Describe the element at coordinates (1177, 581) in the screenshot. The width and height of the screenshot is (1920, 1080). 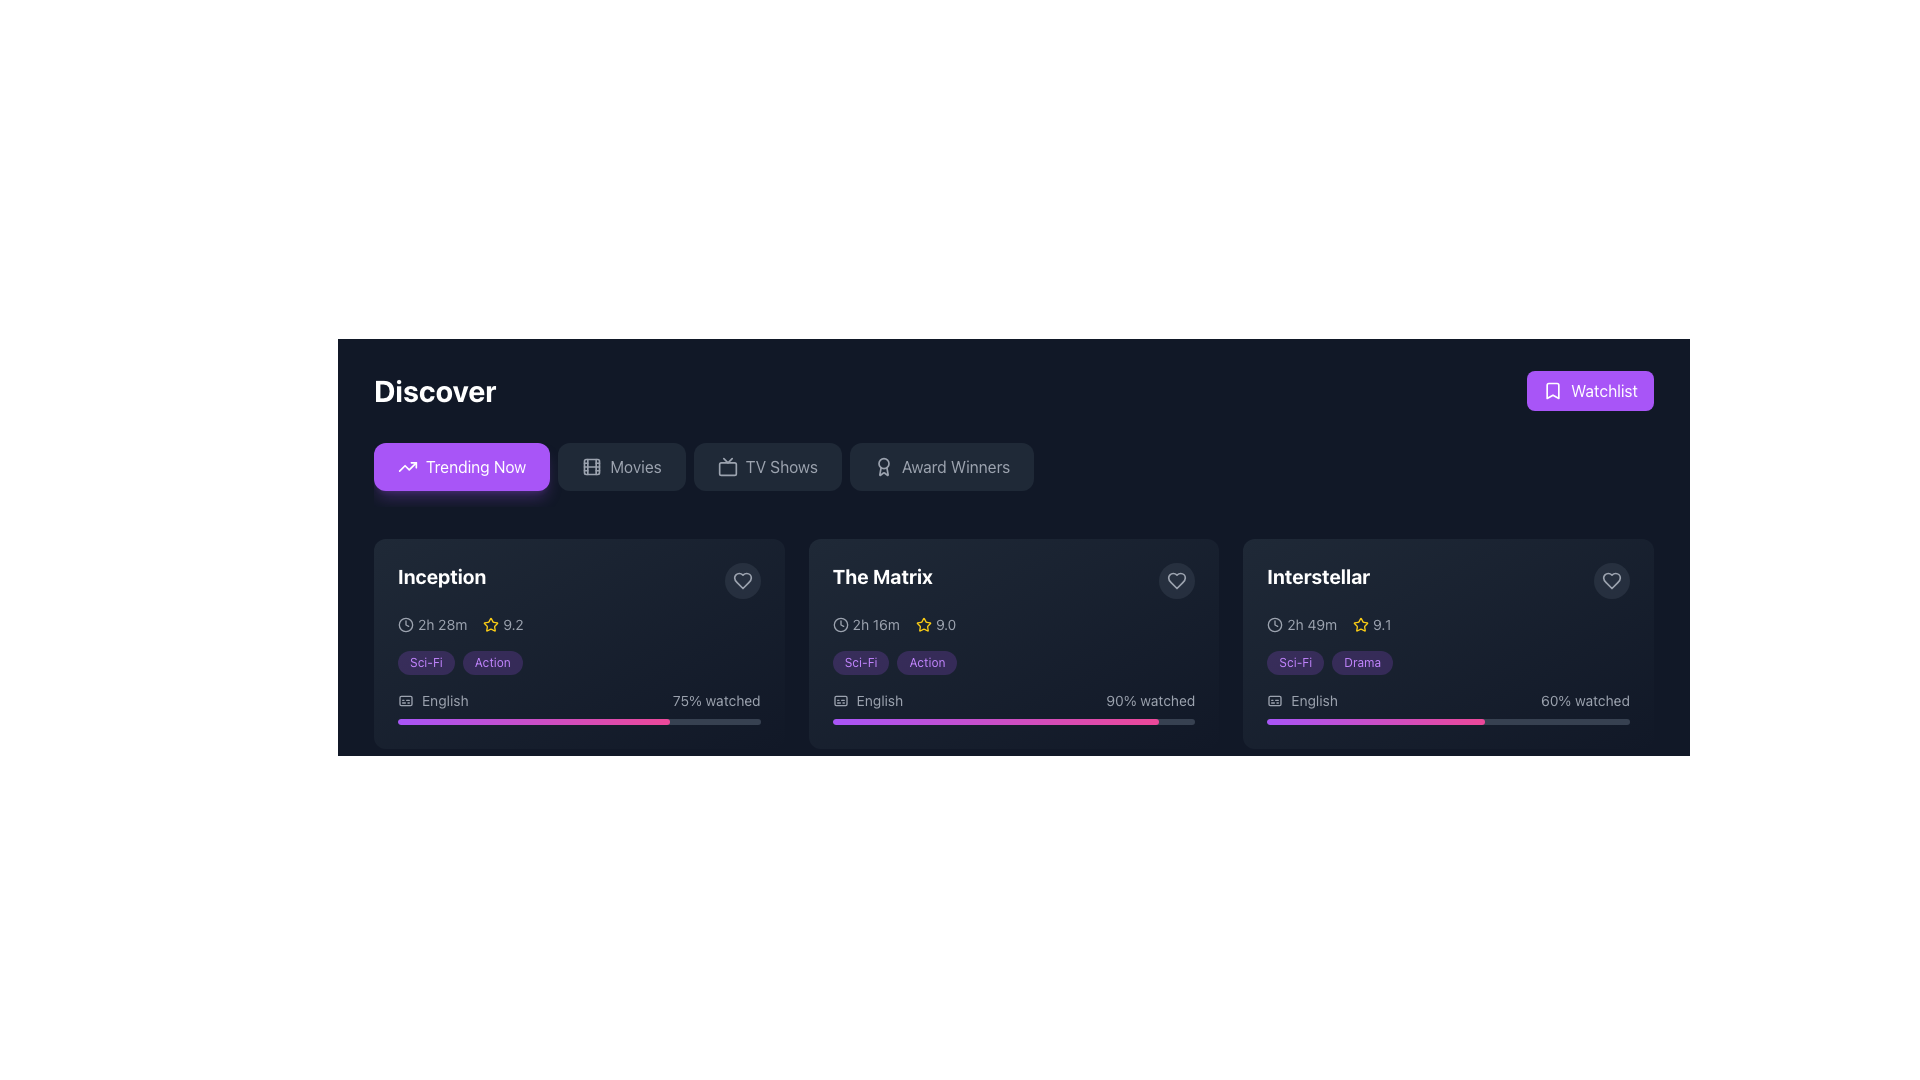
I see `the heart-shaped icon with an outline design located in the top-right corner of the card titled 'The Matrix'` at that location.